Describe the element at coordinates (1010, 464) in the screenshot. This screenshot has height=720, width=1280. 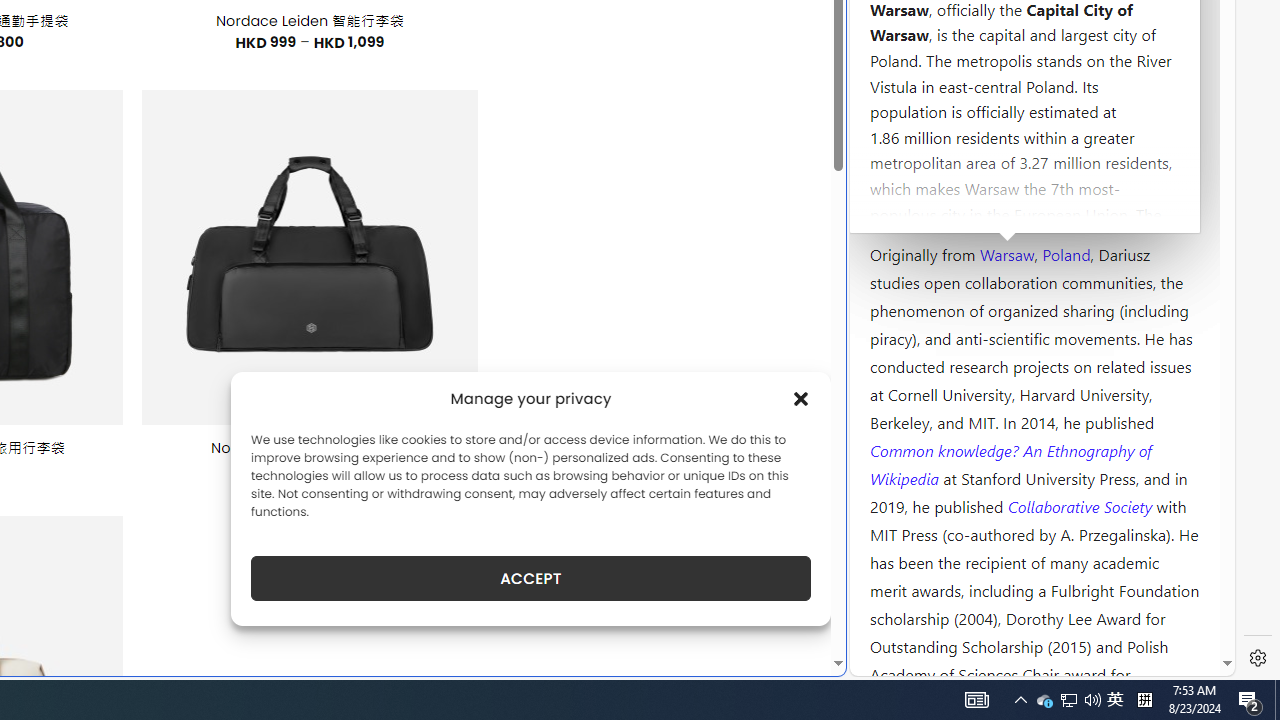
I see `'Common knowledge? An Ethnography of Wikipedia'` at that location.